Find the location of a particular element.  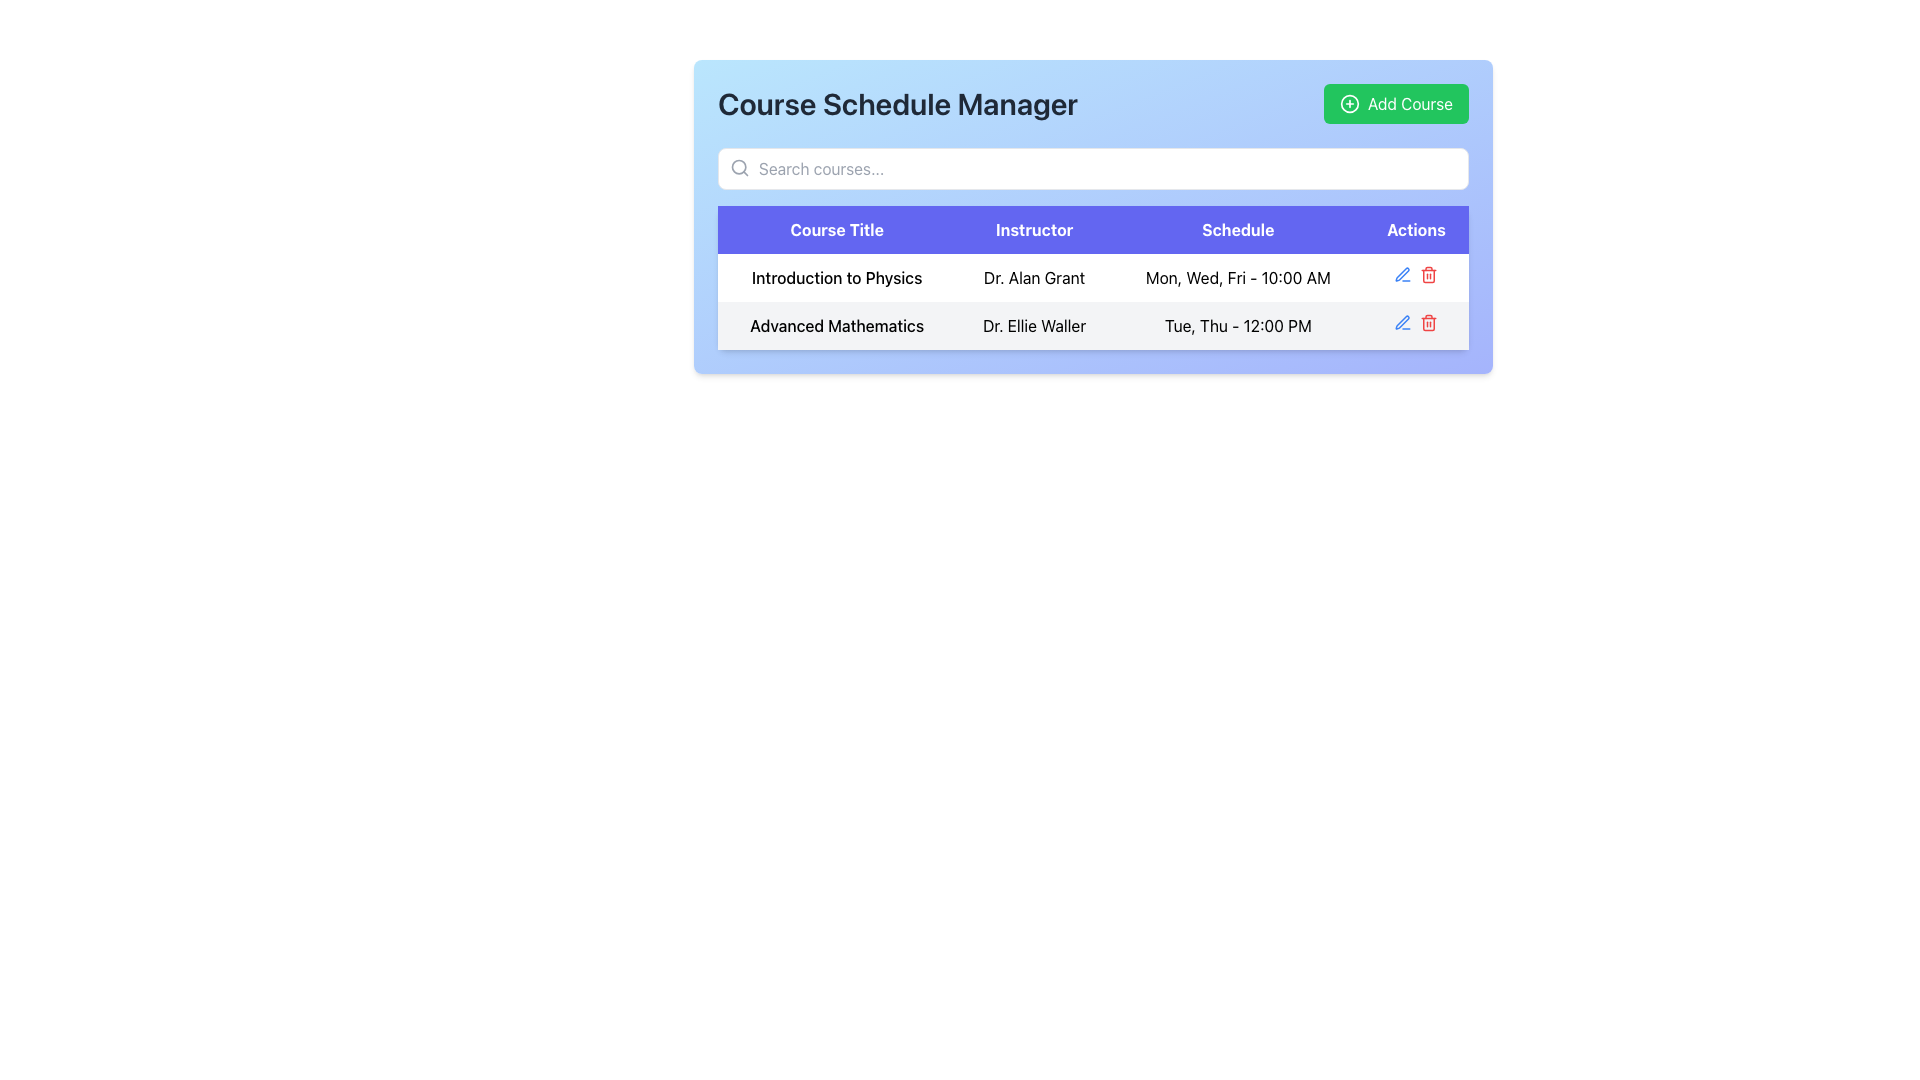

the header text labeled 'Course Schedule Manager', which is styled in bold, large typography and is positioned on the left side of the header area is located at coordinates (897, 104).